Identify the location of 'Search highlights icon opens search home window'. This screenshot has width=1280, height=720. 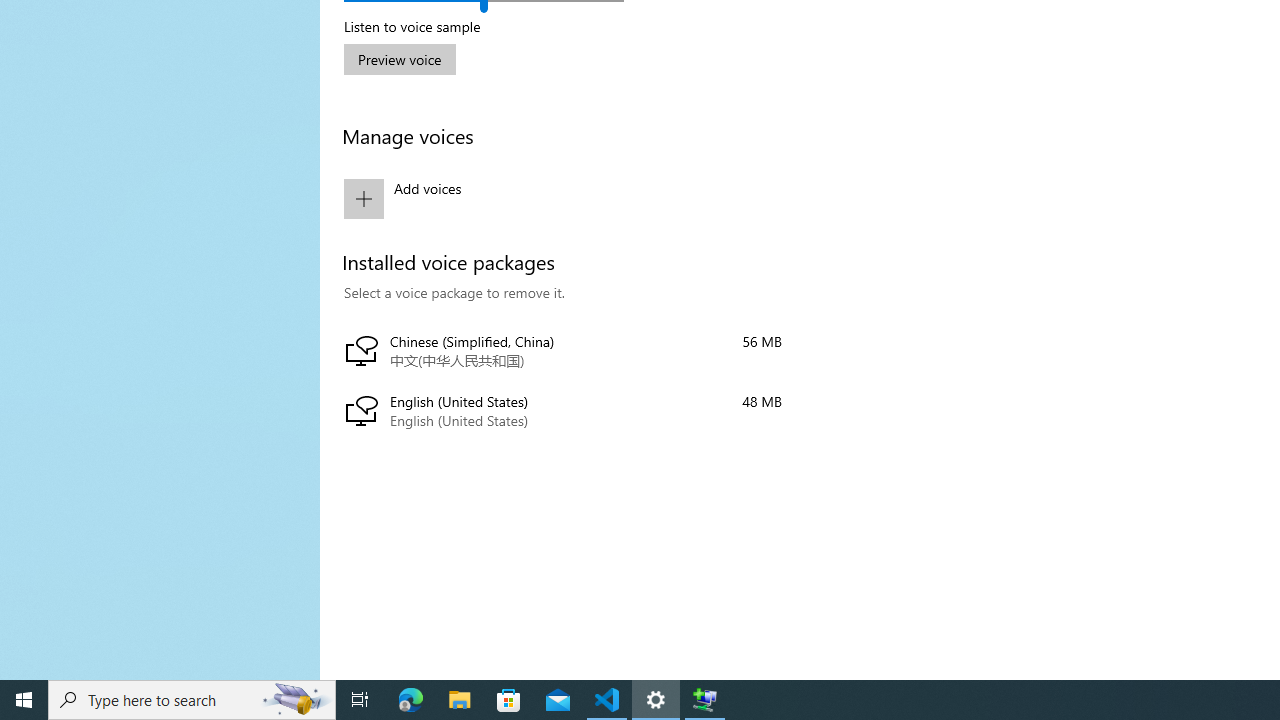
(294, 698).